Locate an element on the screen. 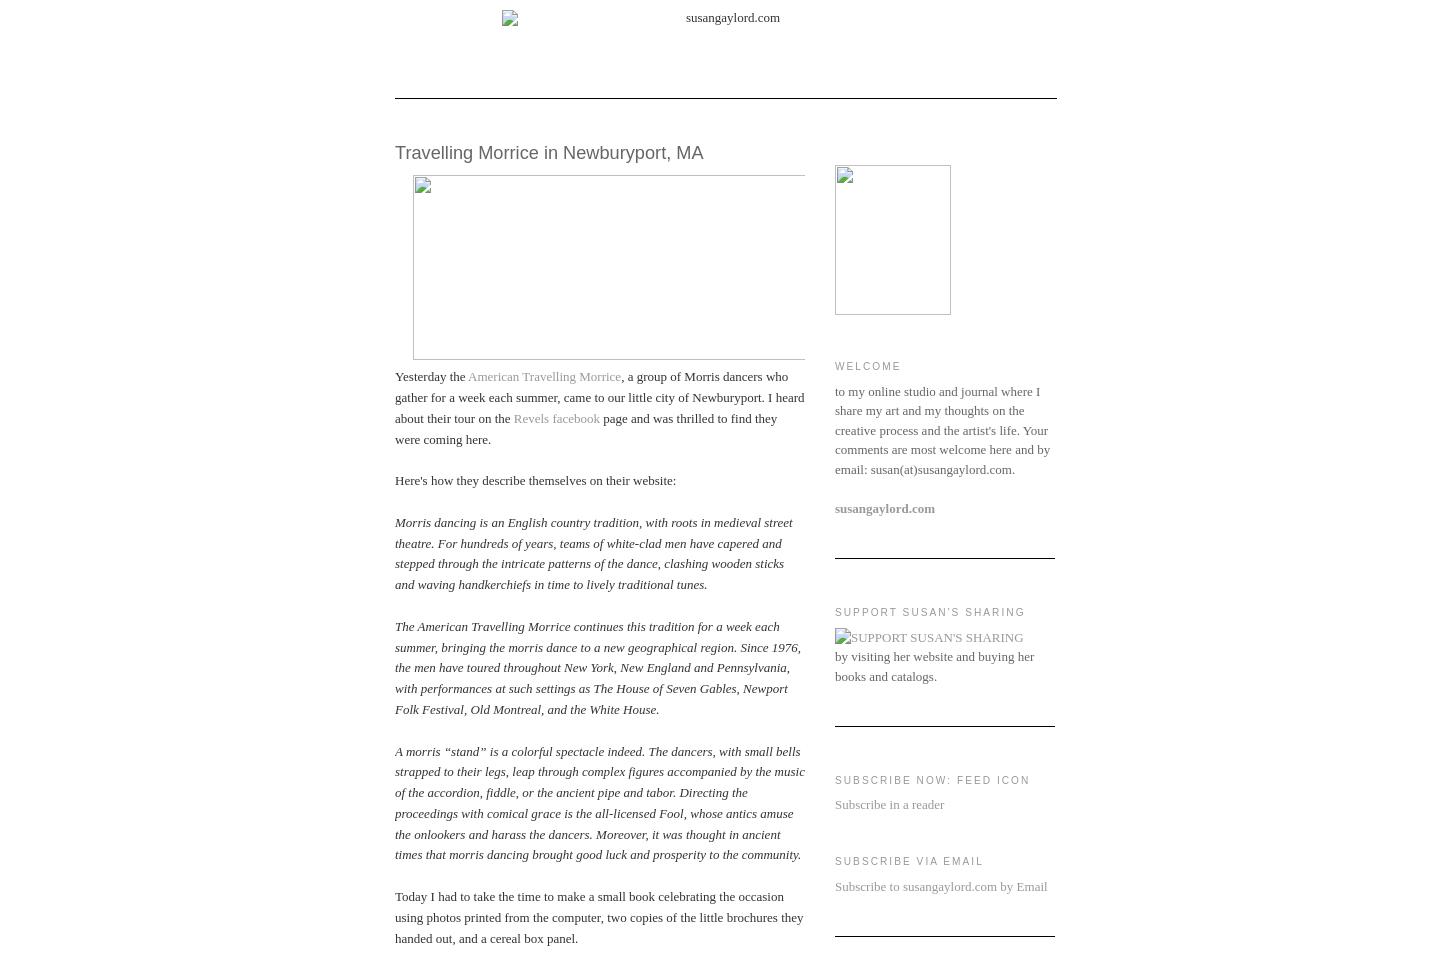 The width and height of the screenshot is (1450, 956). 'The American Travelling Morrice continues this tradition for a week each summer, bringing the morris dance to a new geographical region. Since 1976, the men have toured throughout New York, New England and Pennsylvania, with performances at such settings as The House of Seven Gables, Newport Folk Festival, Old Montreal, and the White House.' is located at coordinates (597, 667).